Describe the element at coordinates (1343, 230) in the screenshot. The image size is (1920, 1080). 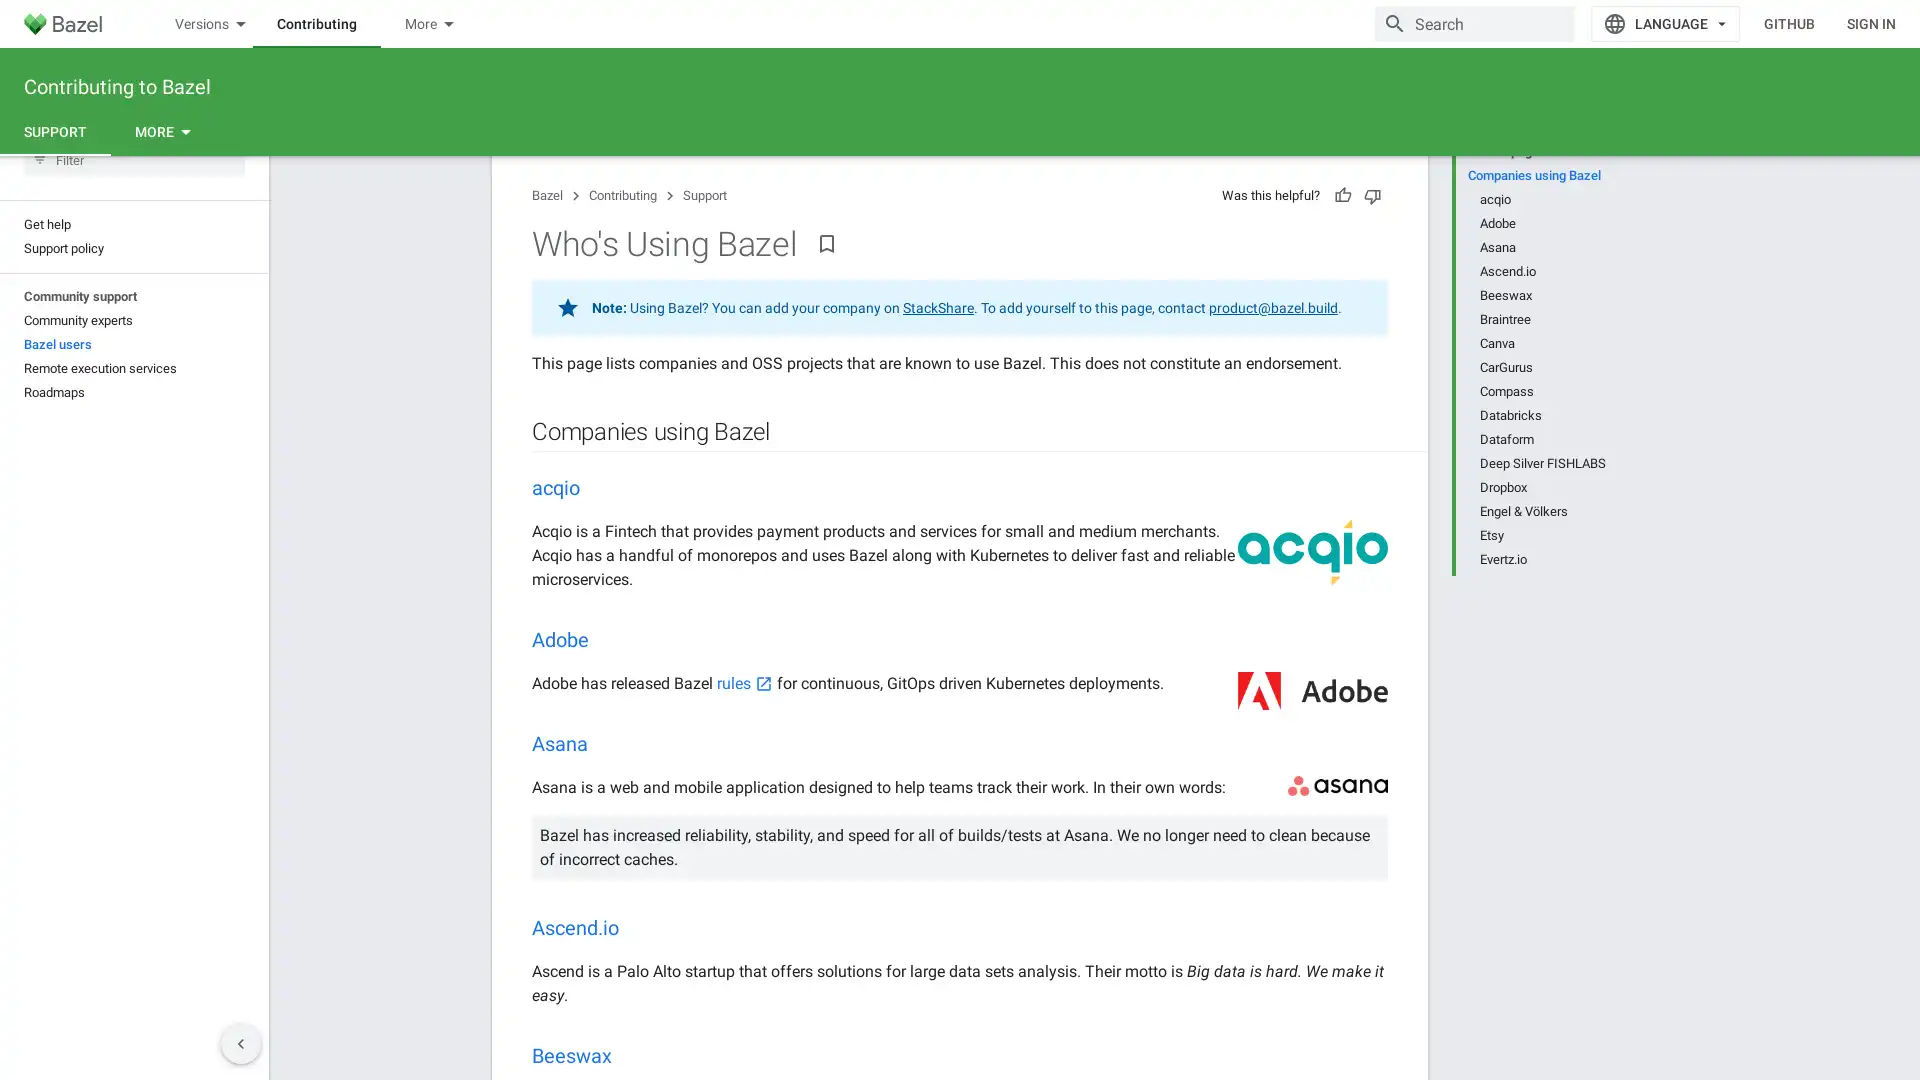
I see `Helpful` at that location.